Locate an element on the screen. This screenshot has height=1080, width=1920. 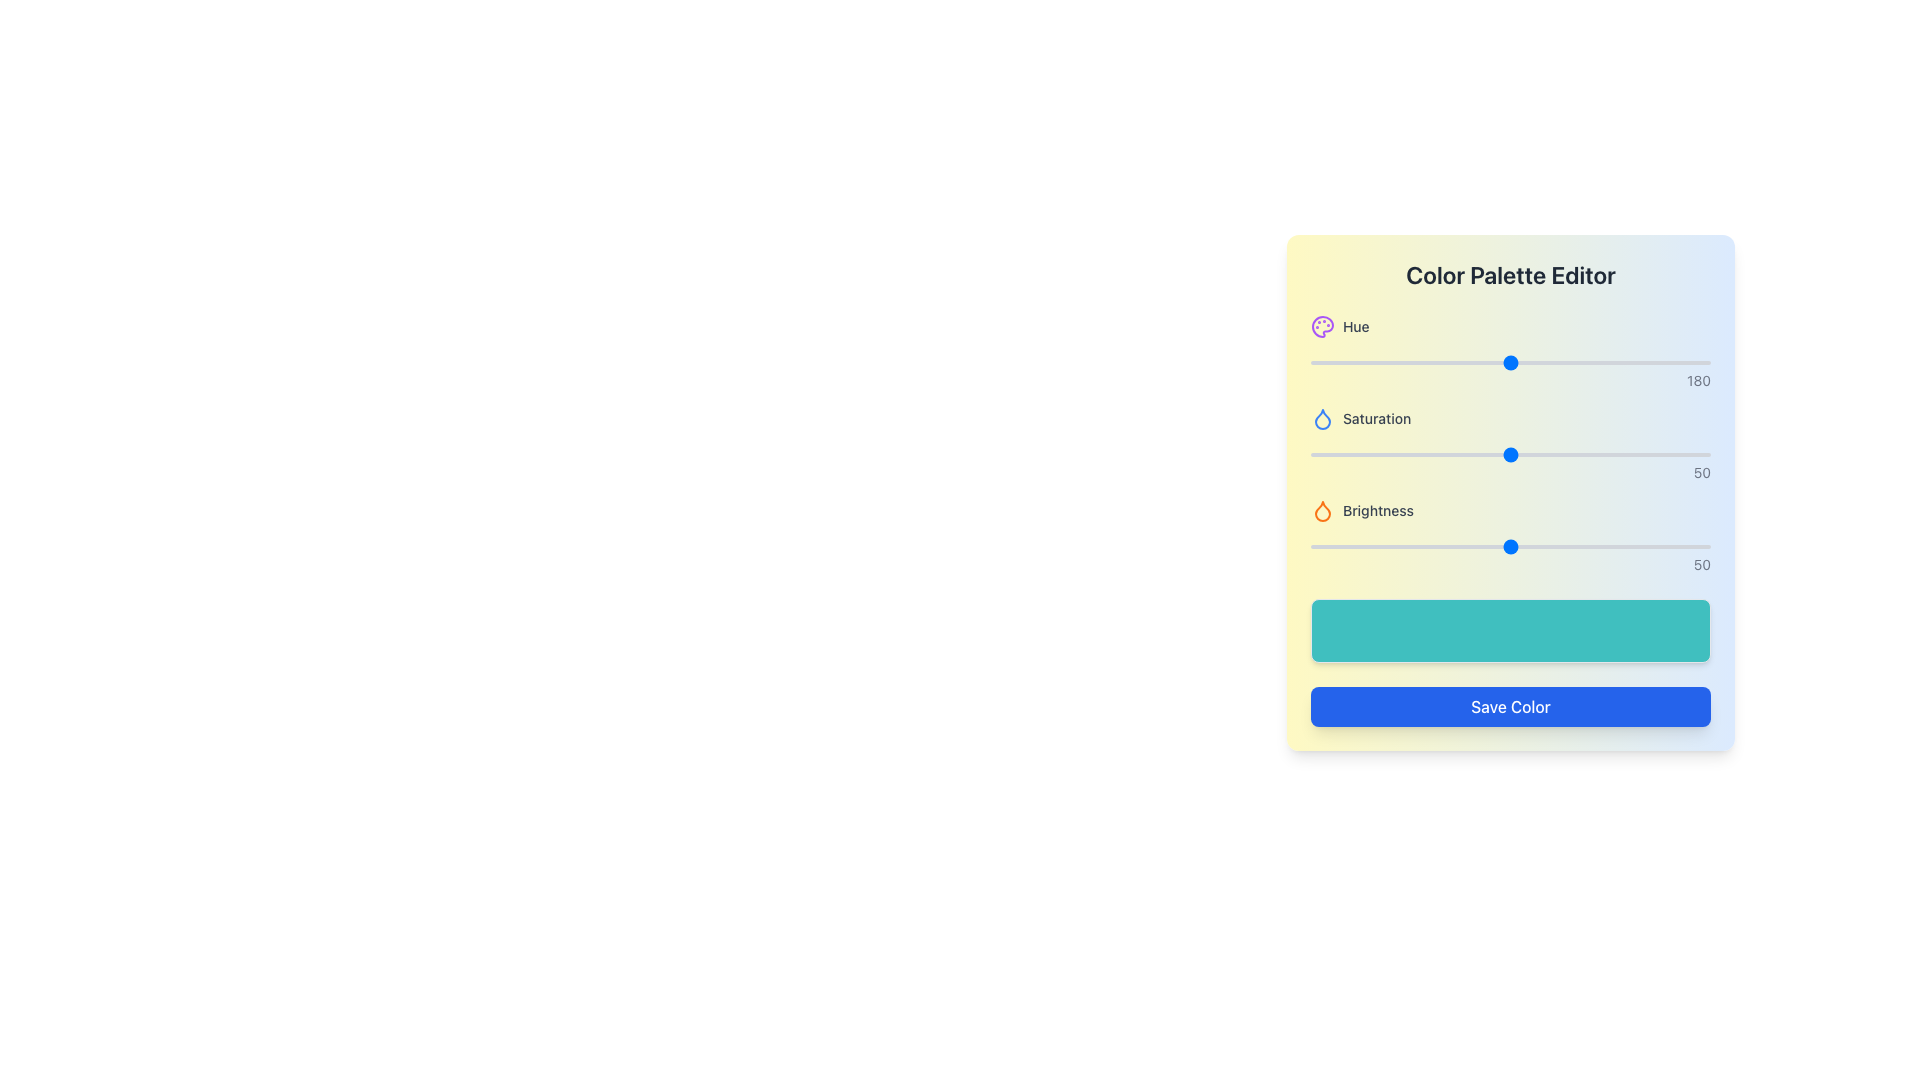
the slider value is located at coordinates (1565, 455).